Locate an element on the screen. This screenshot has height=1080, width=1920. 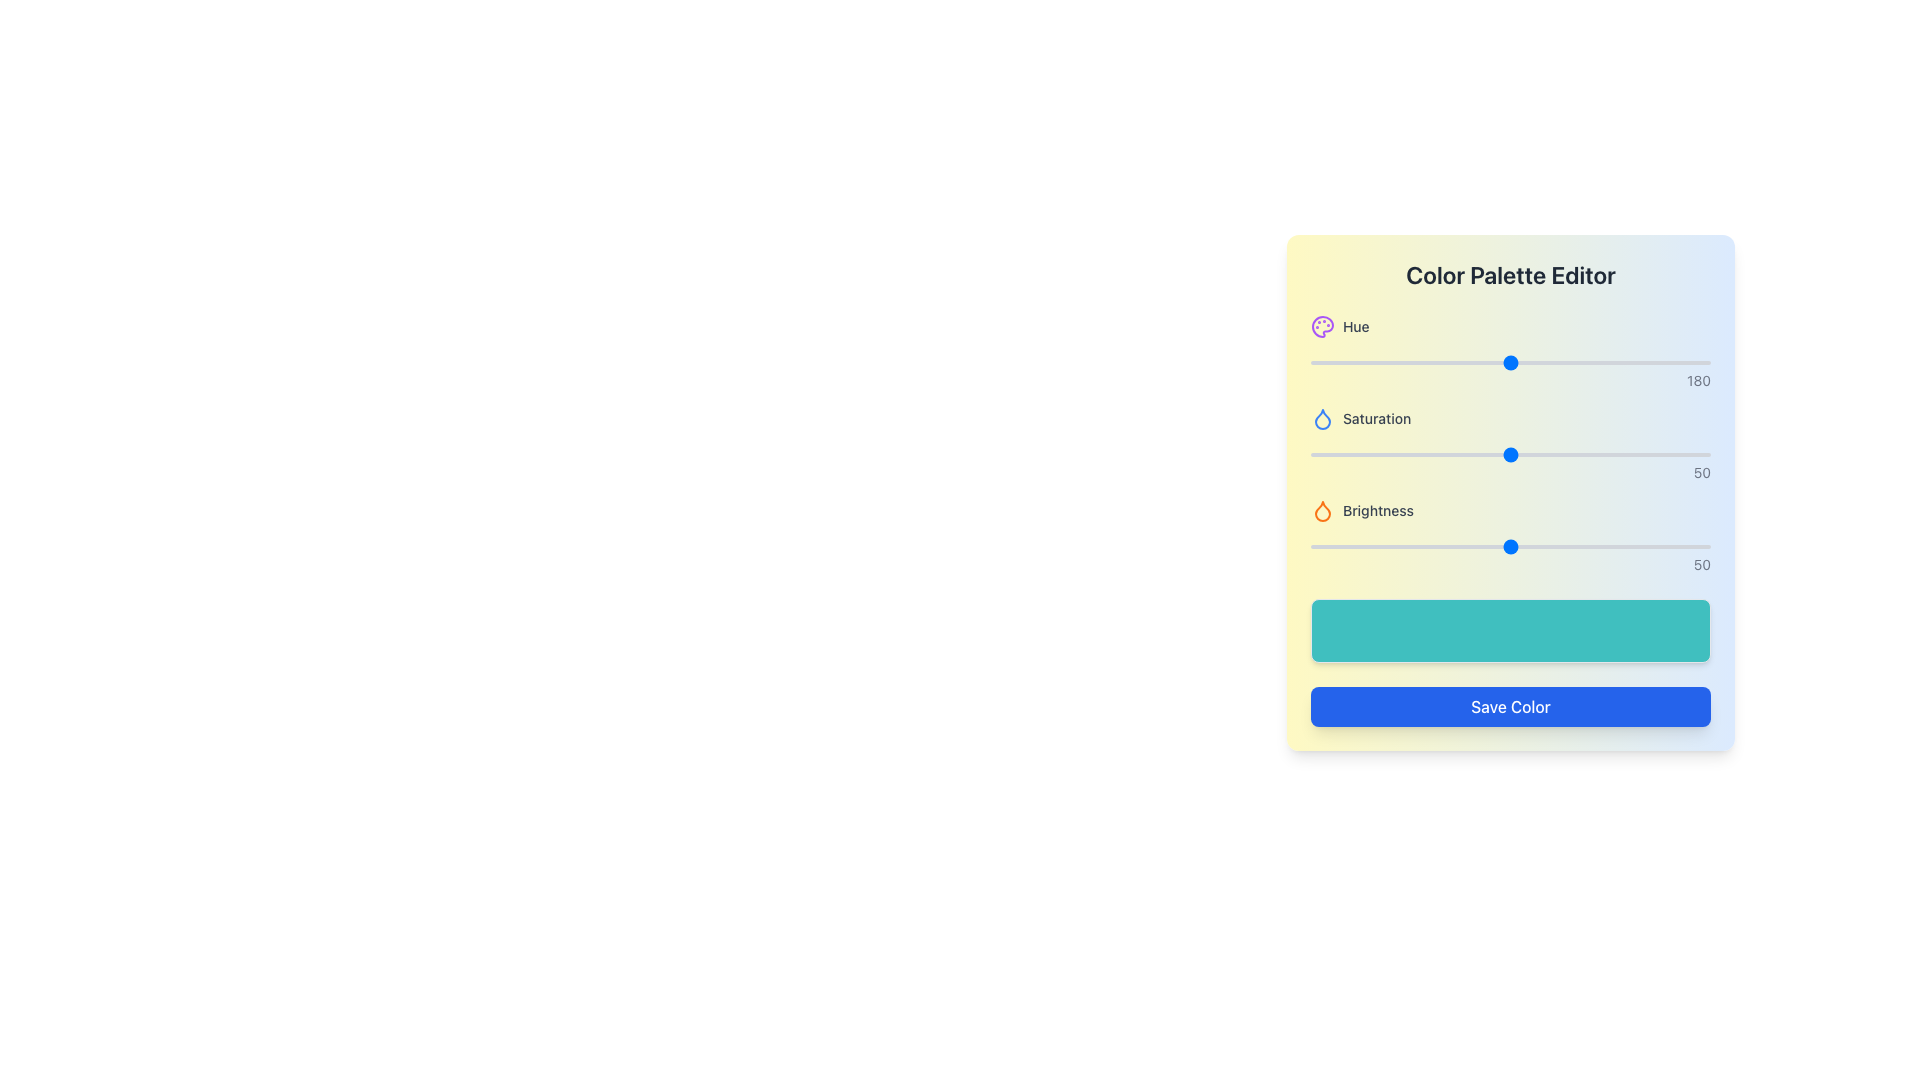
the slider value is located at coordinates (1565, 455).